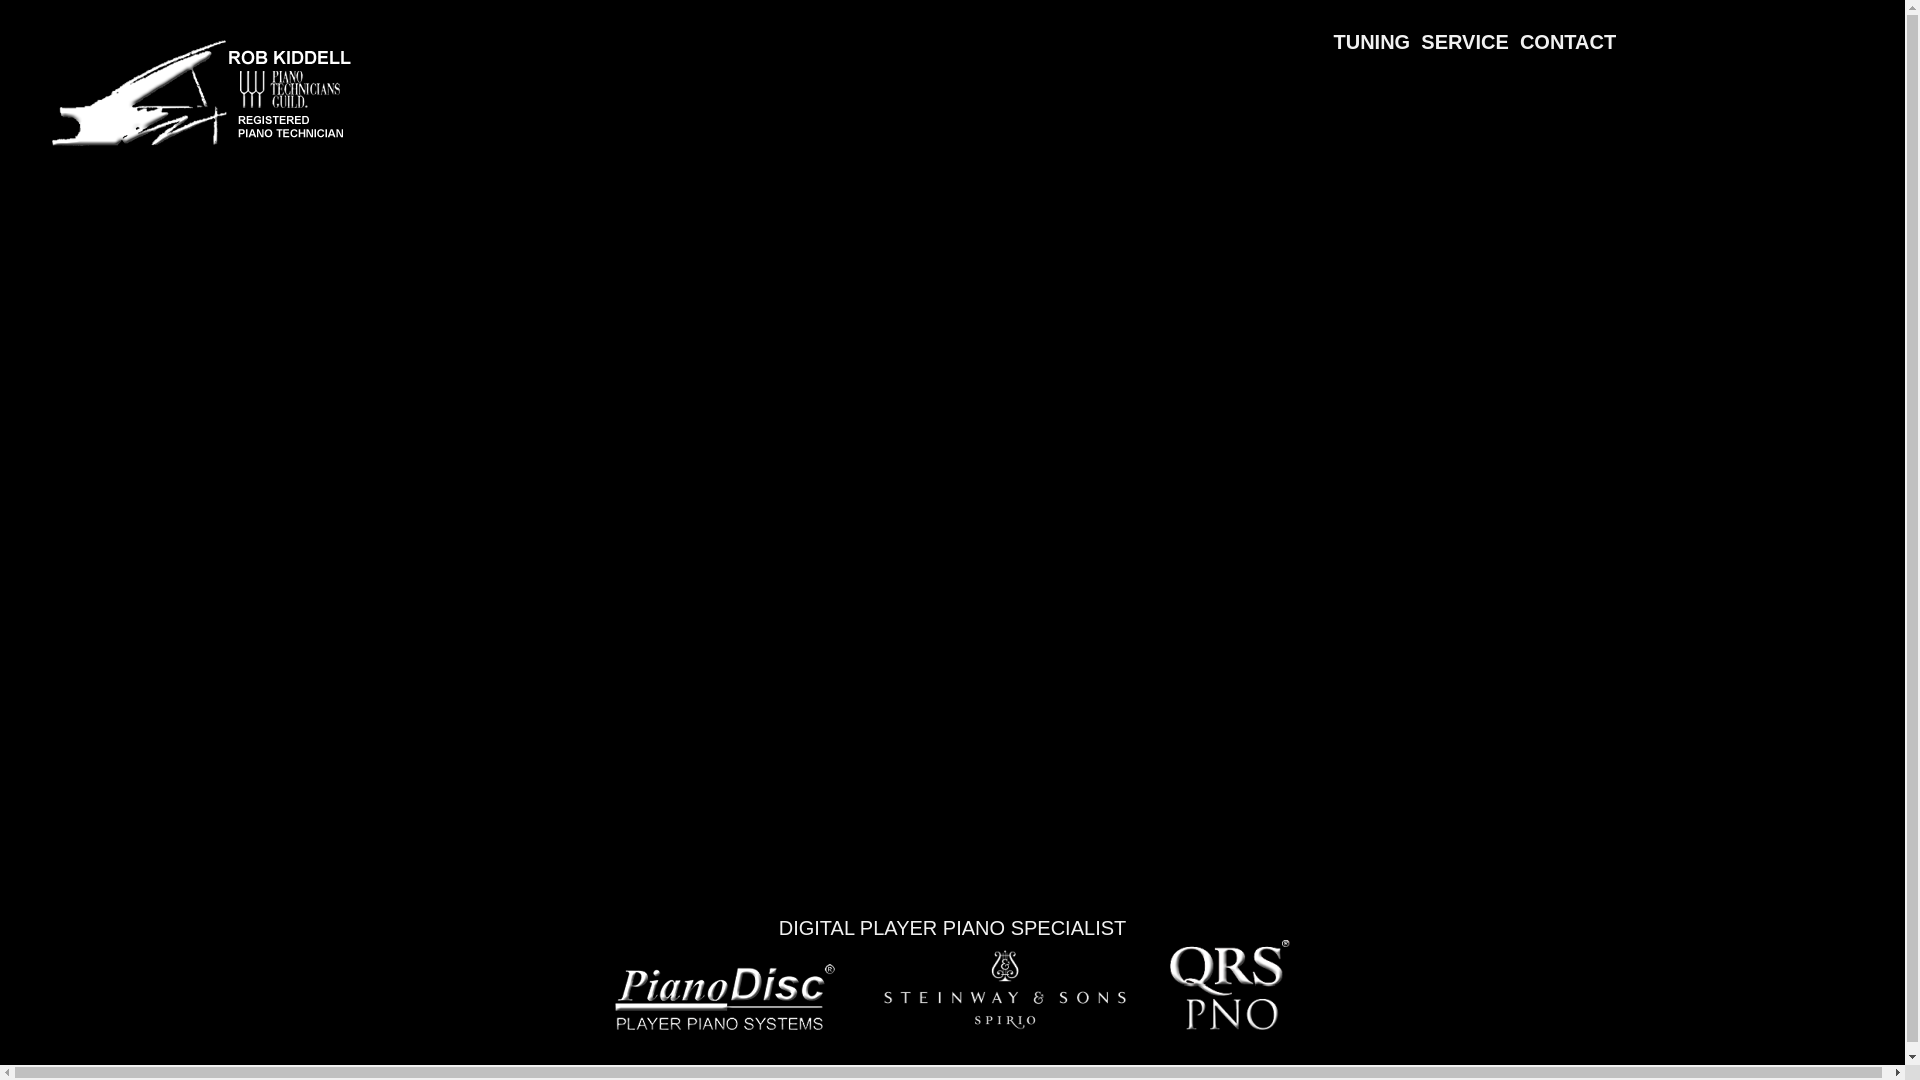 This screenshot has height=1080, width=1920. What do you see at coordinates (1376, 30) in the screenshot?
I see `'TUNING  '` at bounding box center [1376, 30].